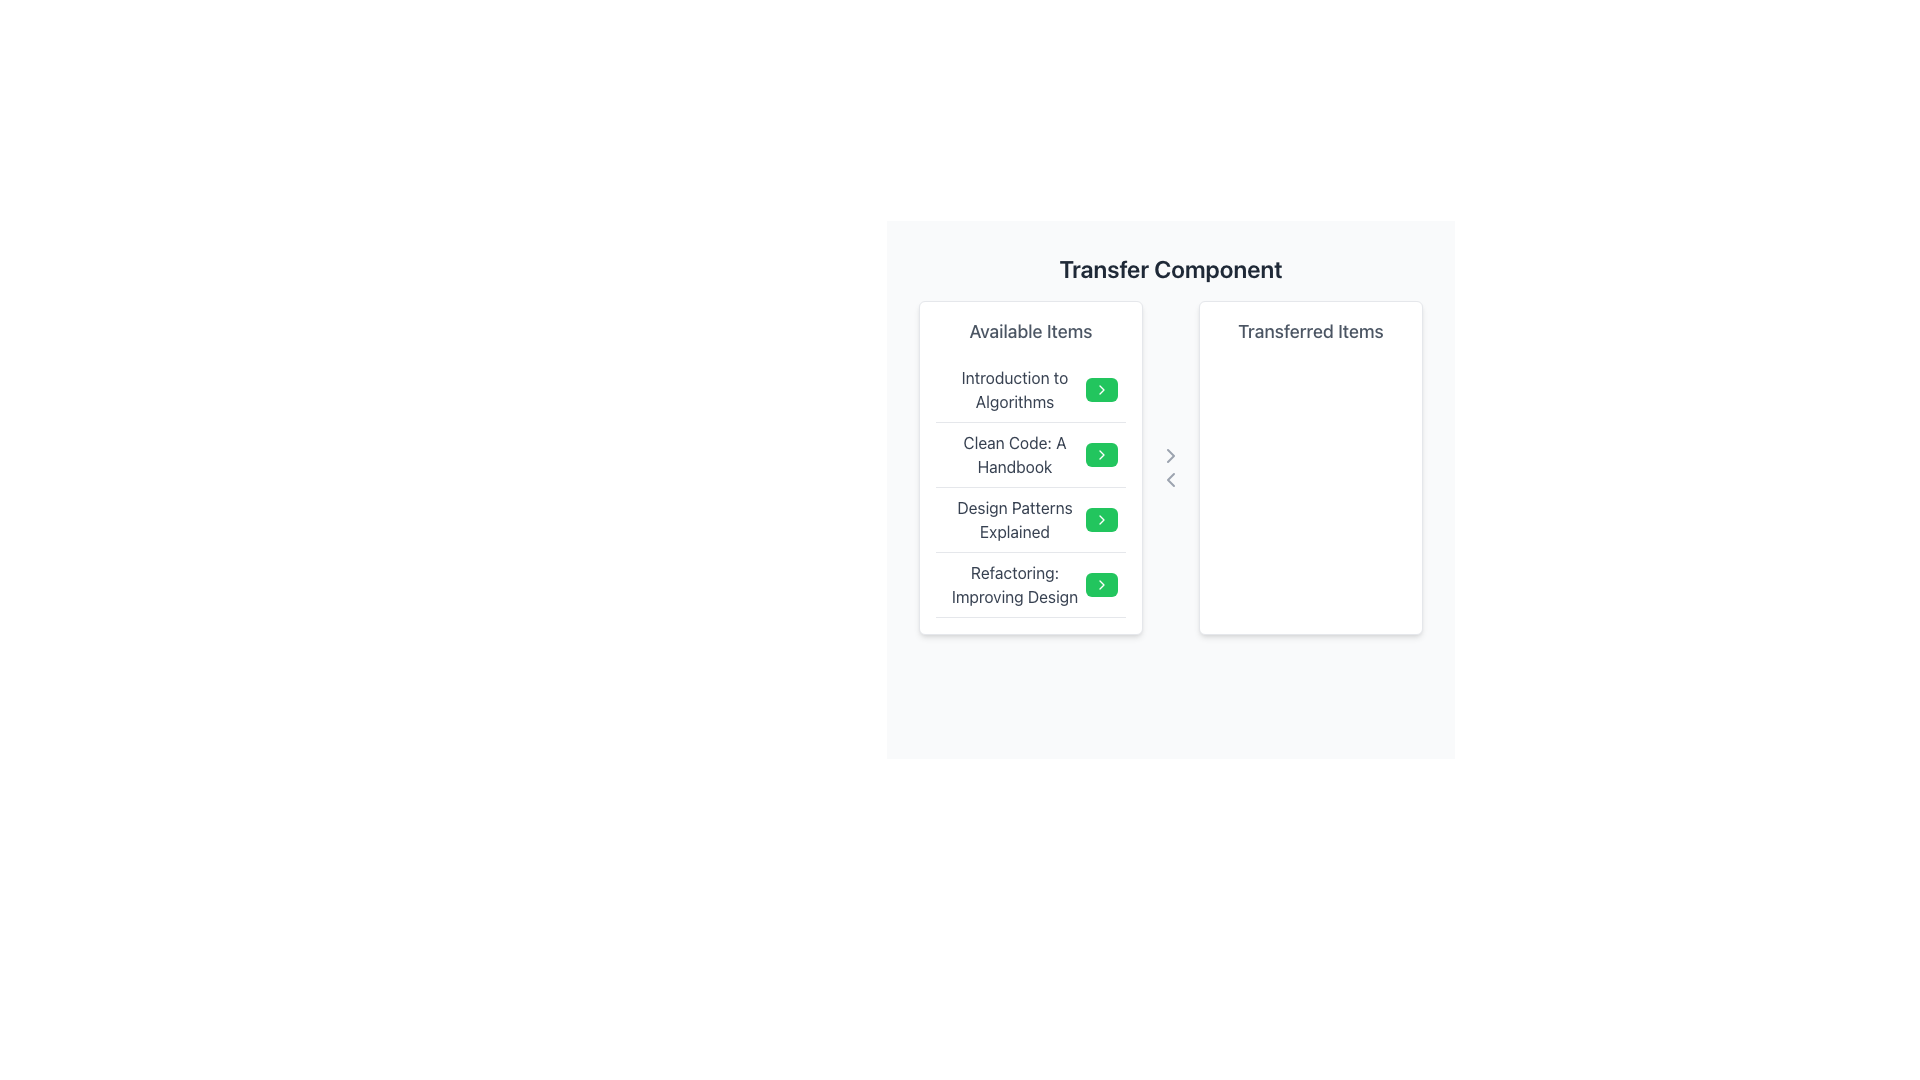 This screenshot has width=1920, height=1080. What do you see at coordinates (1101, 389) in the screenshot?
I see `the right-pointing chevron icon button located in the 'Available Items' section` at bounding box center [1101, 389].